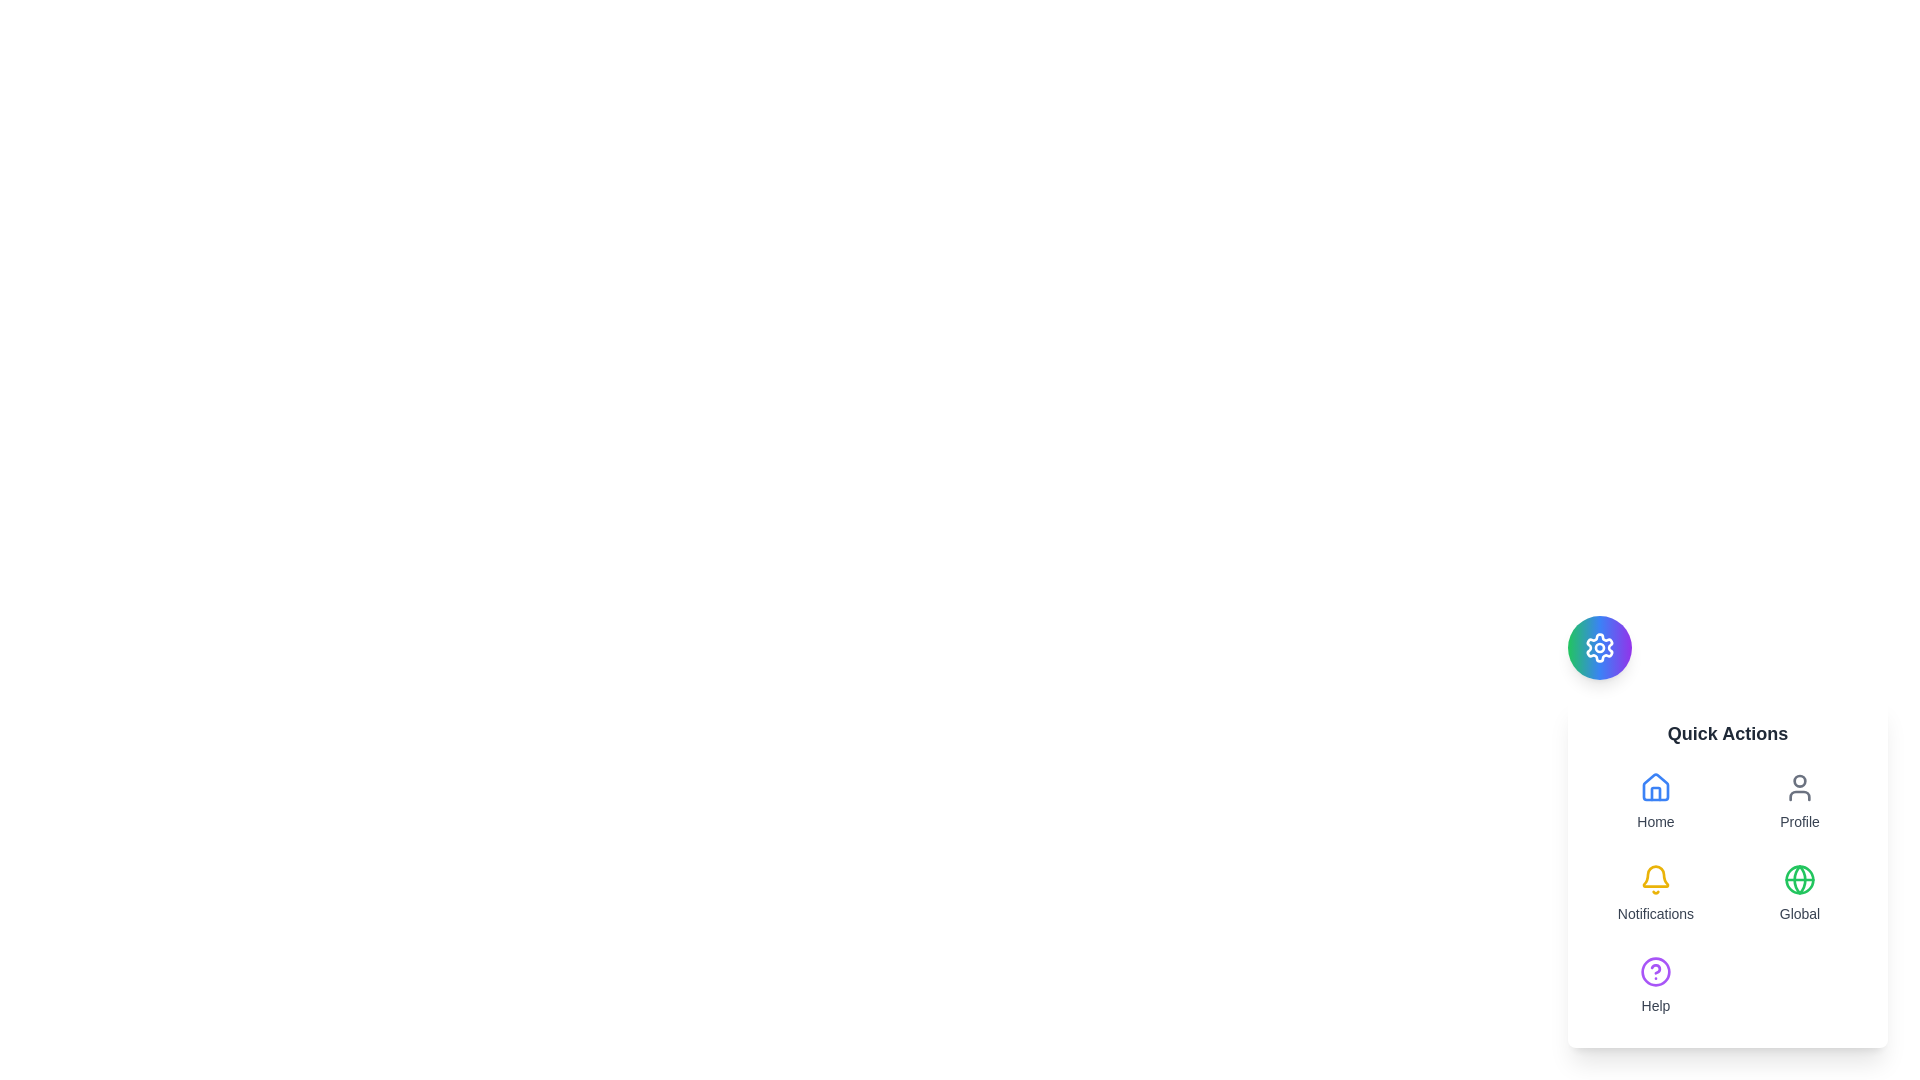 This screenshot has width=1920, height=1080. What do you see at coordinates (1656, 875) in the screenshot?
I see `the notification icon located in the 'Quick Actions' panel, which is the third option below 'Home' and 'Profile', and to the left of 'Global'` at bounding box center [1656, 875].